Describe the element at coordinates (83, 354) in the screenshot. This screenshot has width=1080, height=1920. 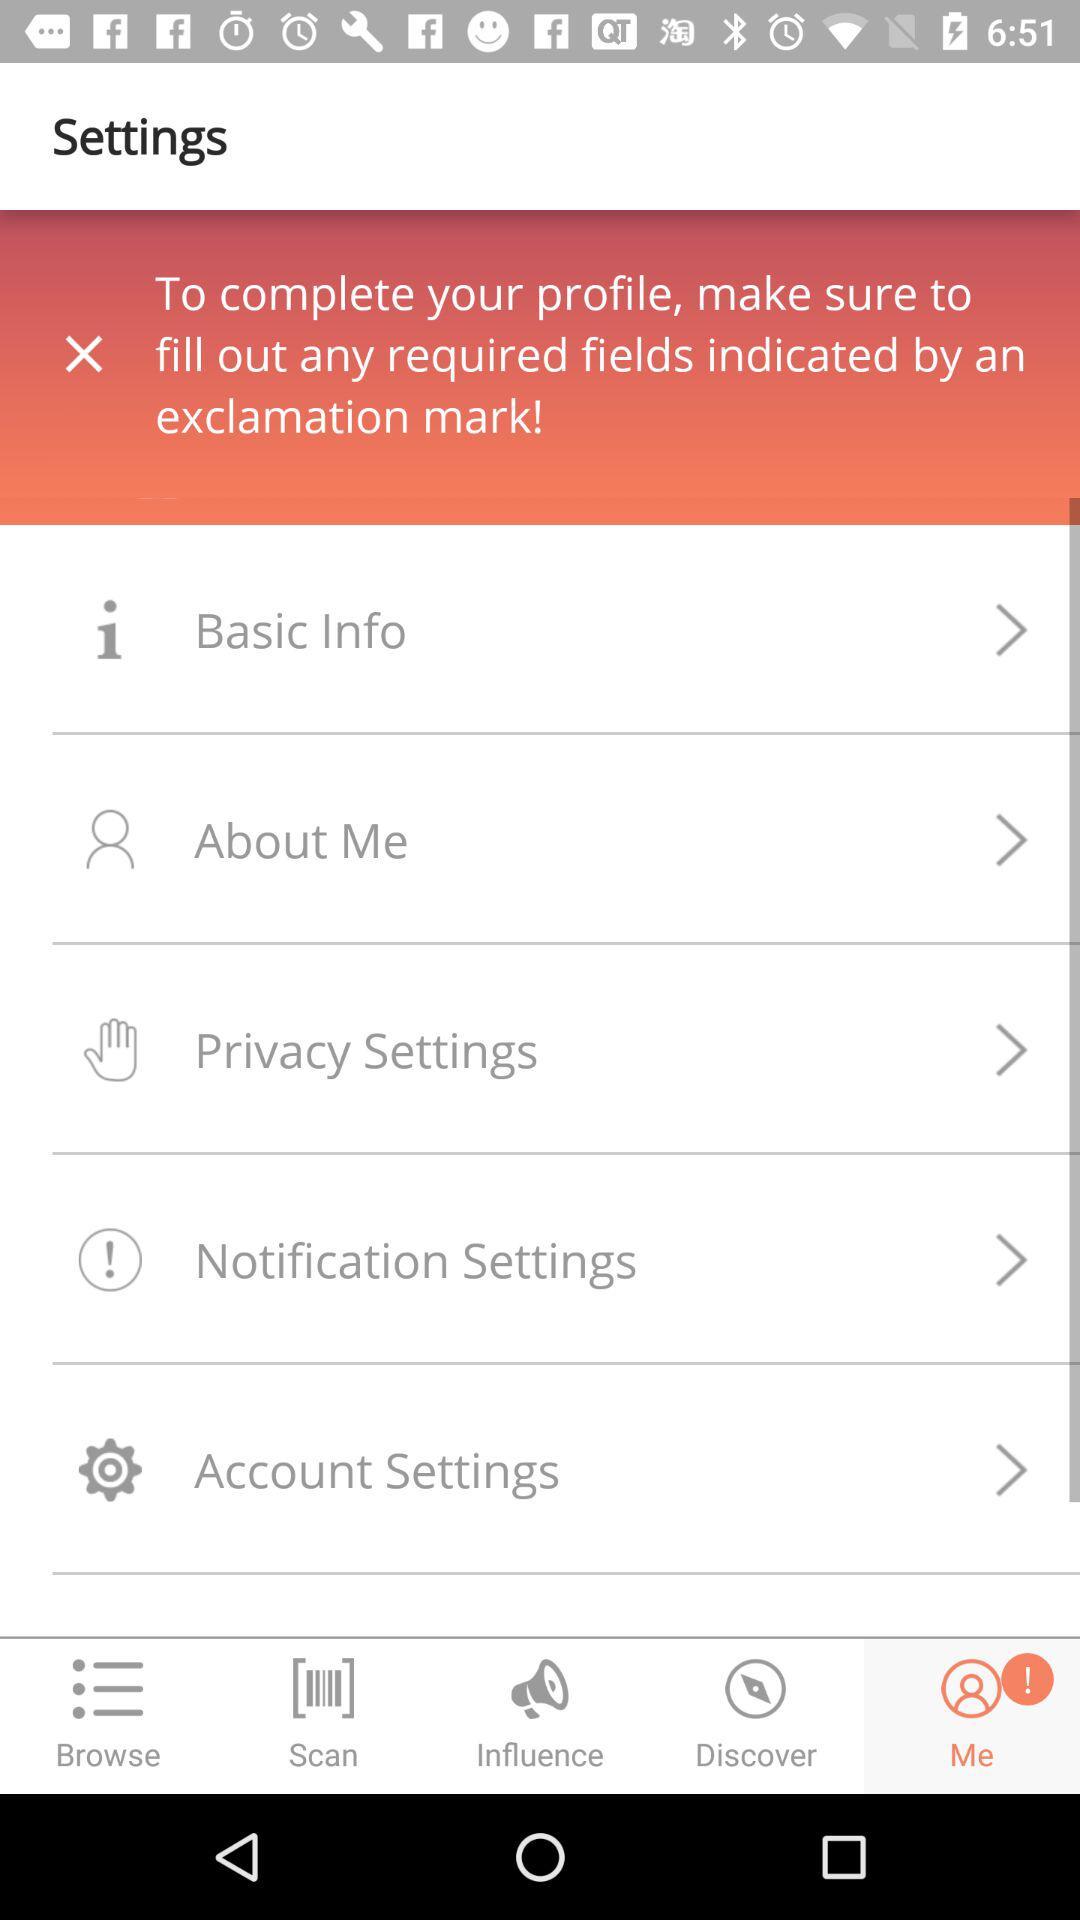
I see `the close icon` at that location.